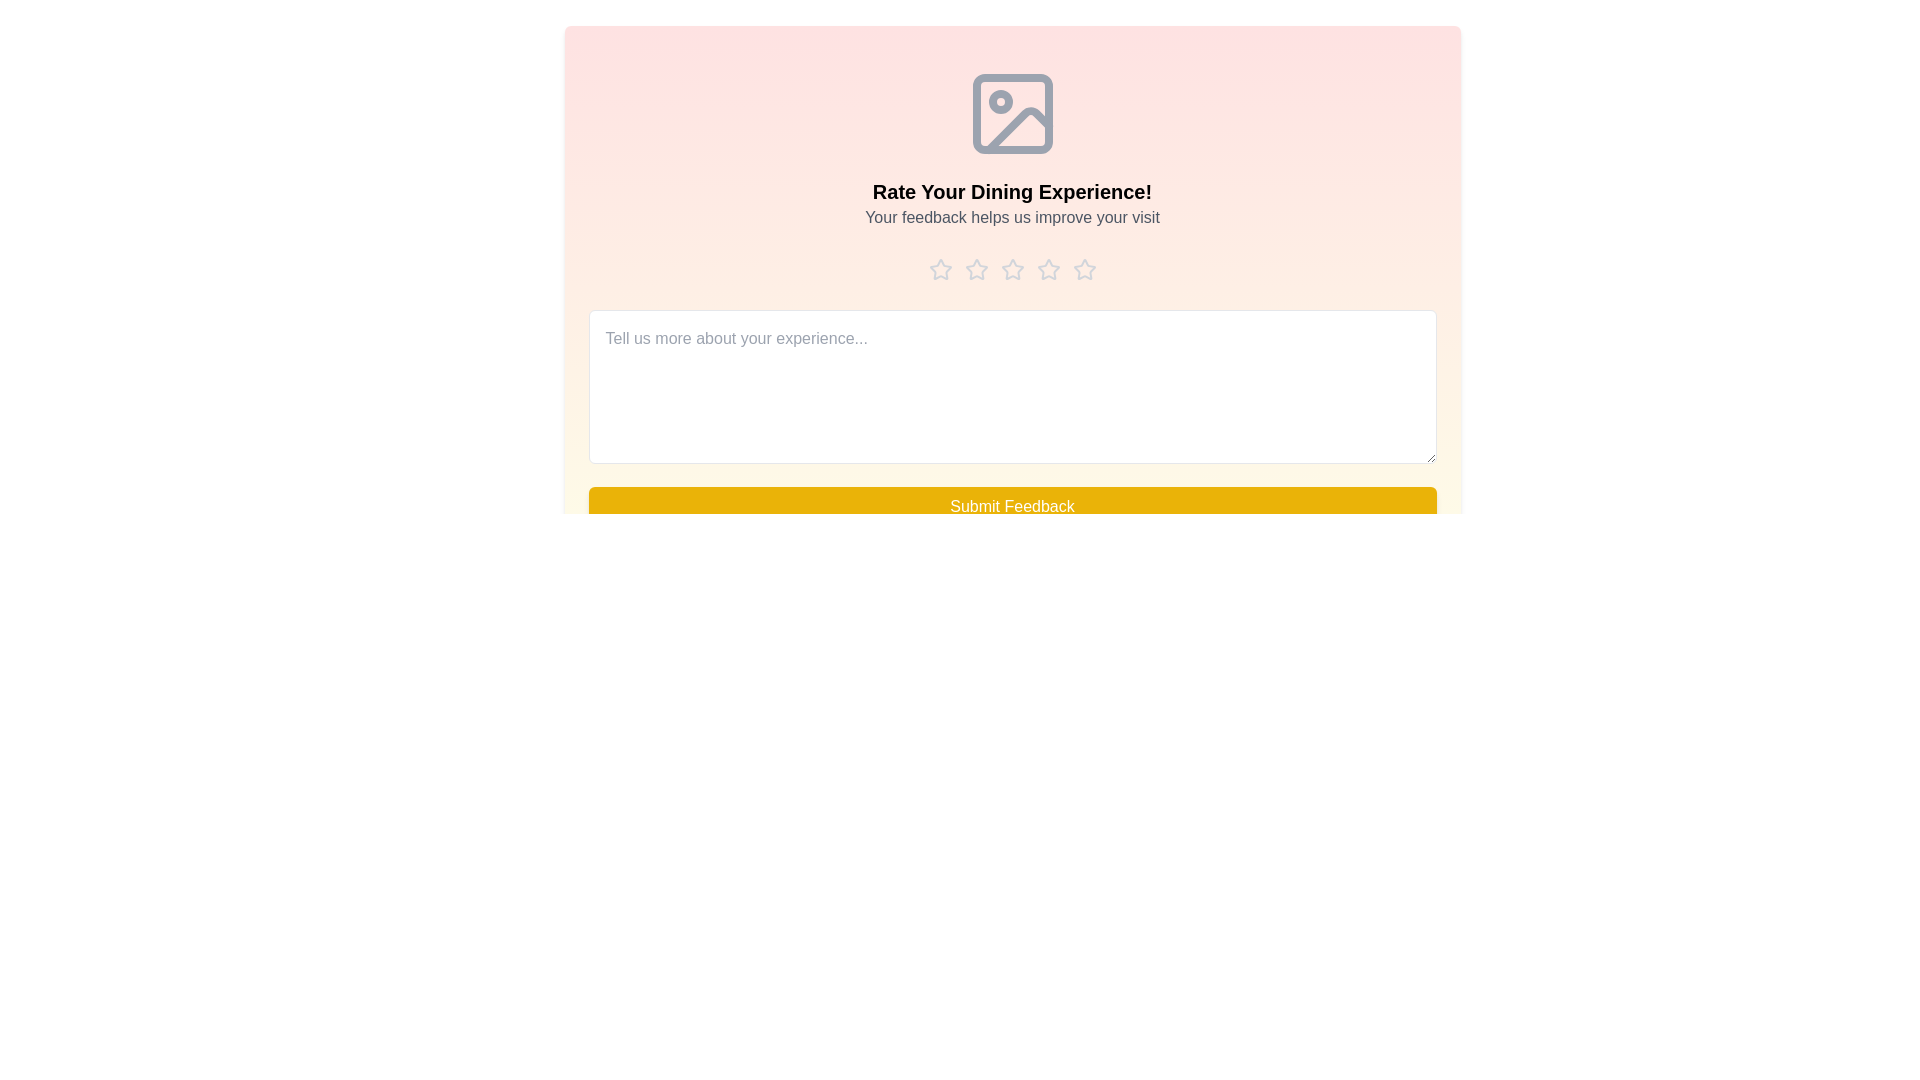 This screenshot has height=1080, width=1920. What do you see at coordinates (1012, 114) in the screenshot?
I see `the icon at the top of the component` at bounding box center [1012, 114].